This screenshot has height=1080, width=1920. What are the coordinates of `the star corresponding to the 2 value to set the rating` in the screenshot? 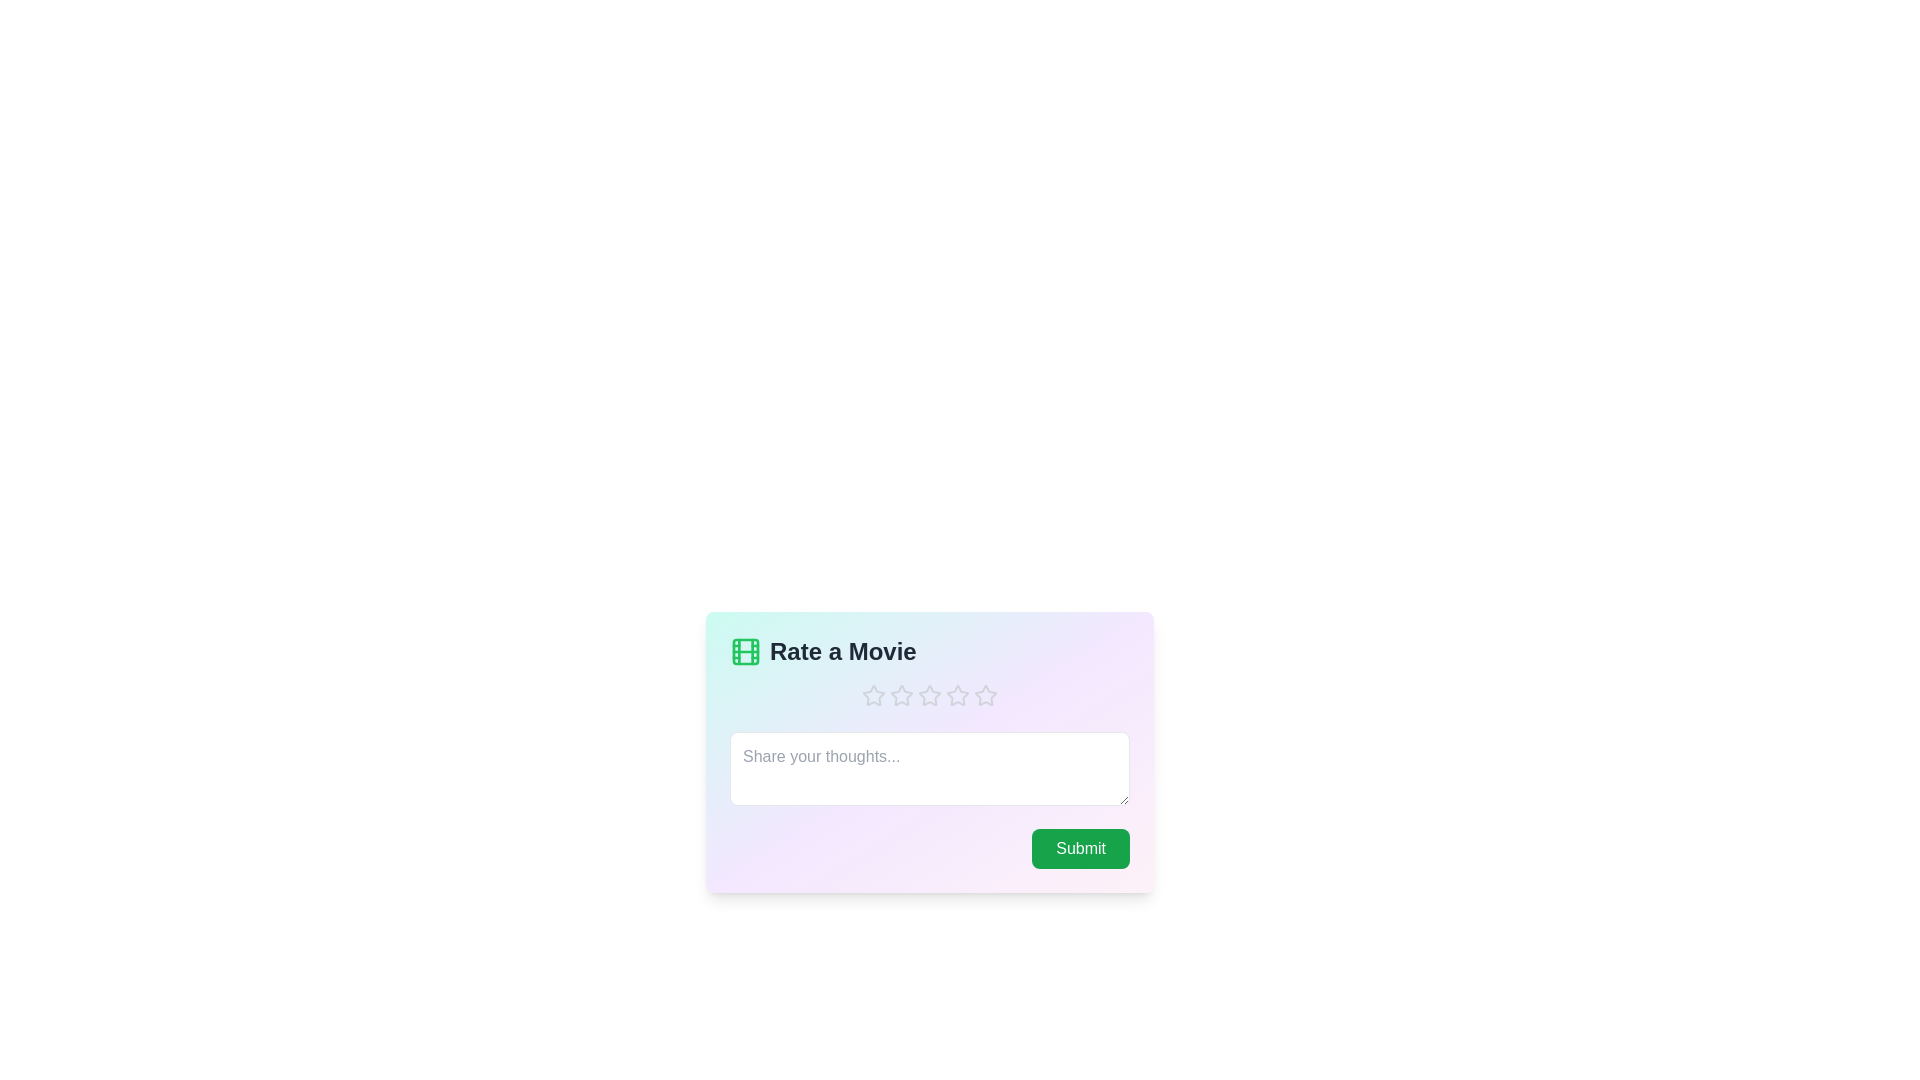 It's located at (901, 694).